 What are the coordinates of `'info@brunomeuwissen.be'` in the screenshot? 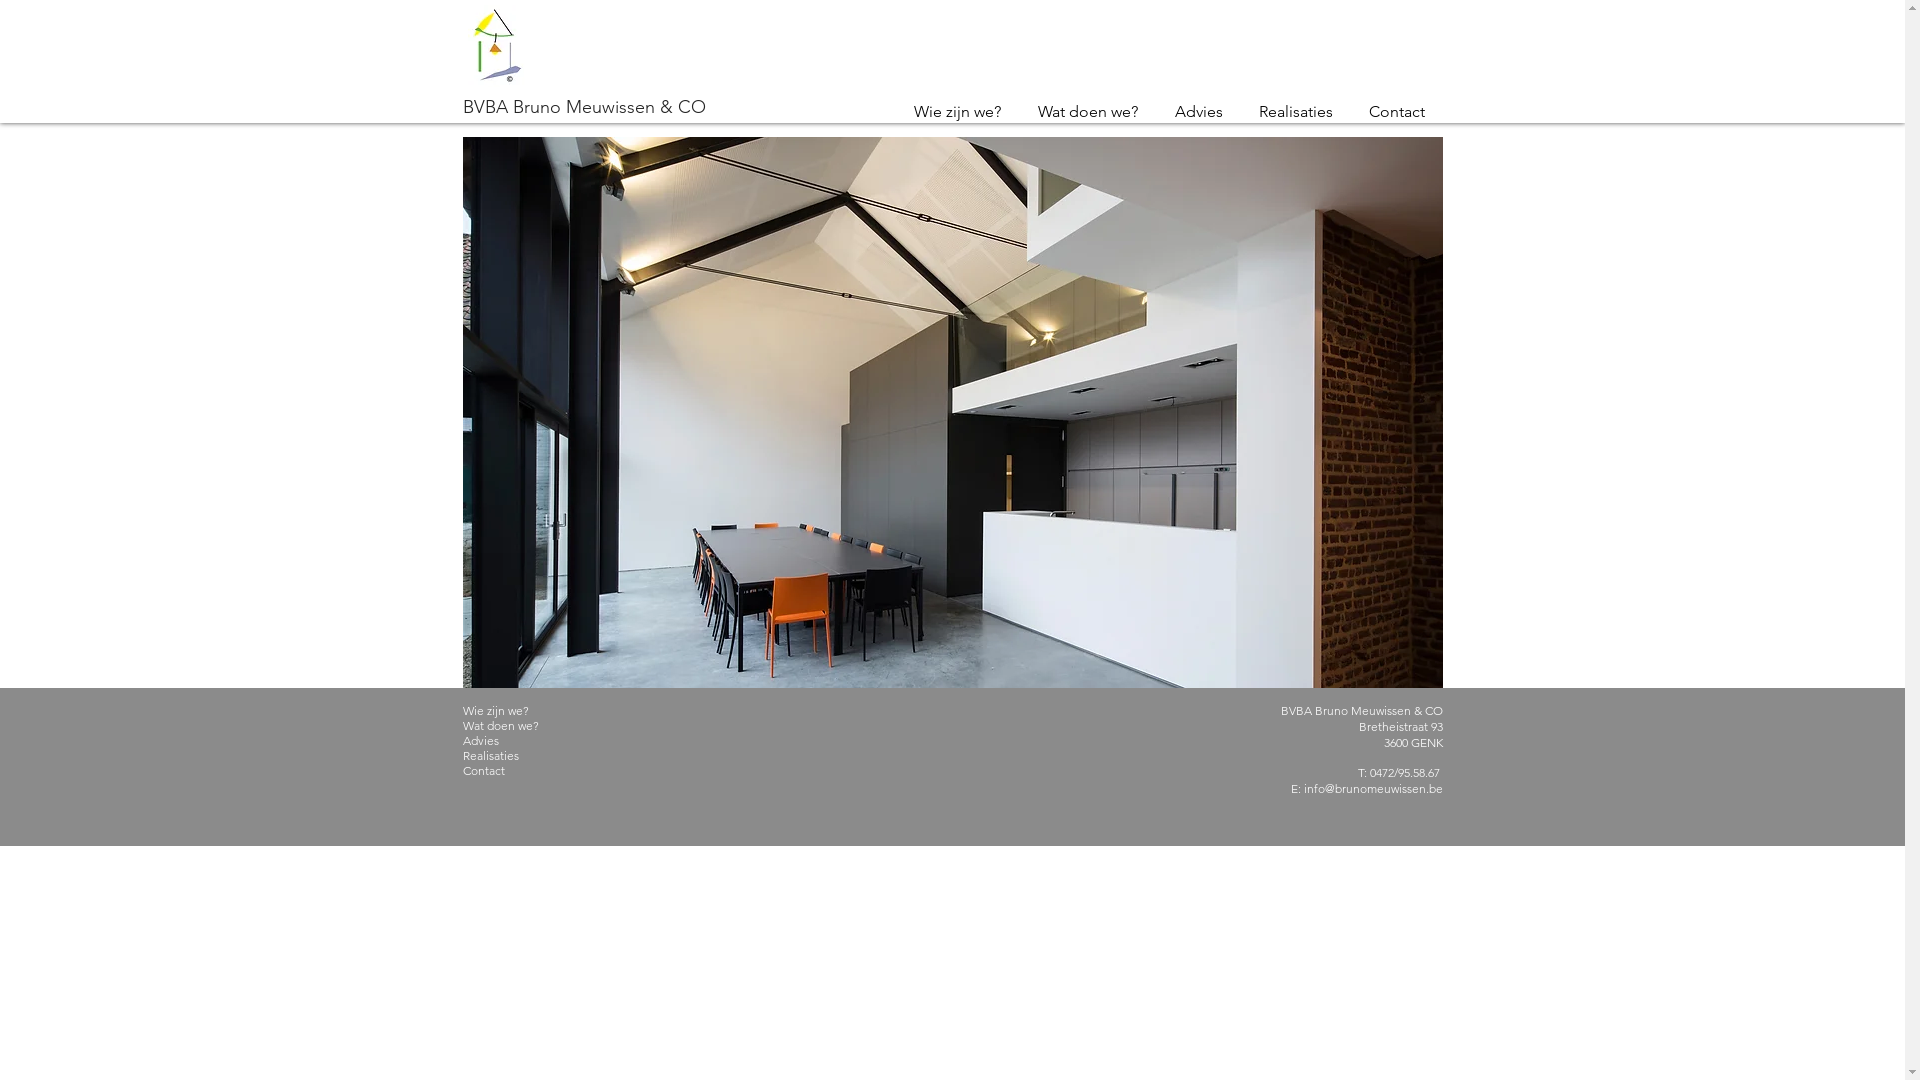 It's located at (1372, 787).